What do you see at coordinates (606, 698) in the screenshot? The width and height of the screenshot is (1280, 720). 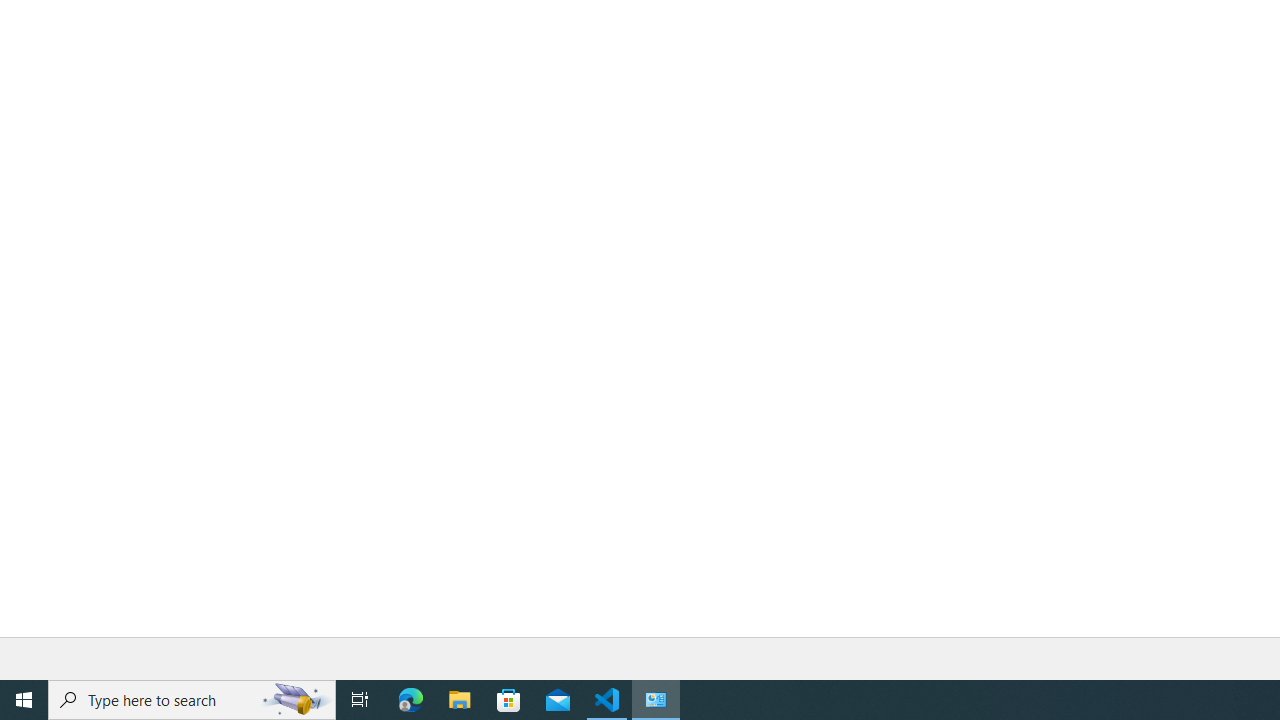 I see `'Visual Studio Code - 1 running window'` at bounding box center [606, 698].